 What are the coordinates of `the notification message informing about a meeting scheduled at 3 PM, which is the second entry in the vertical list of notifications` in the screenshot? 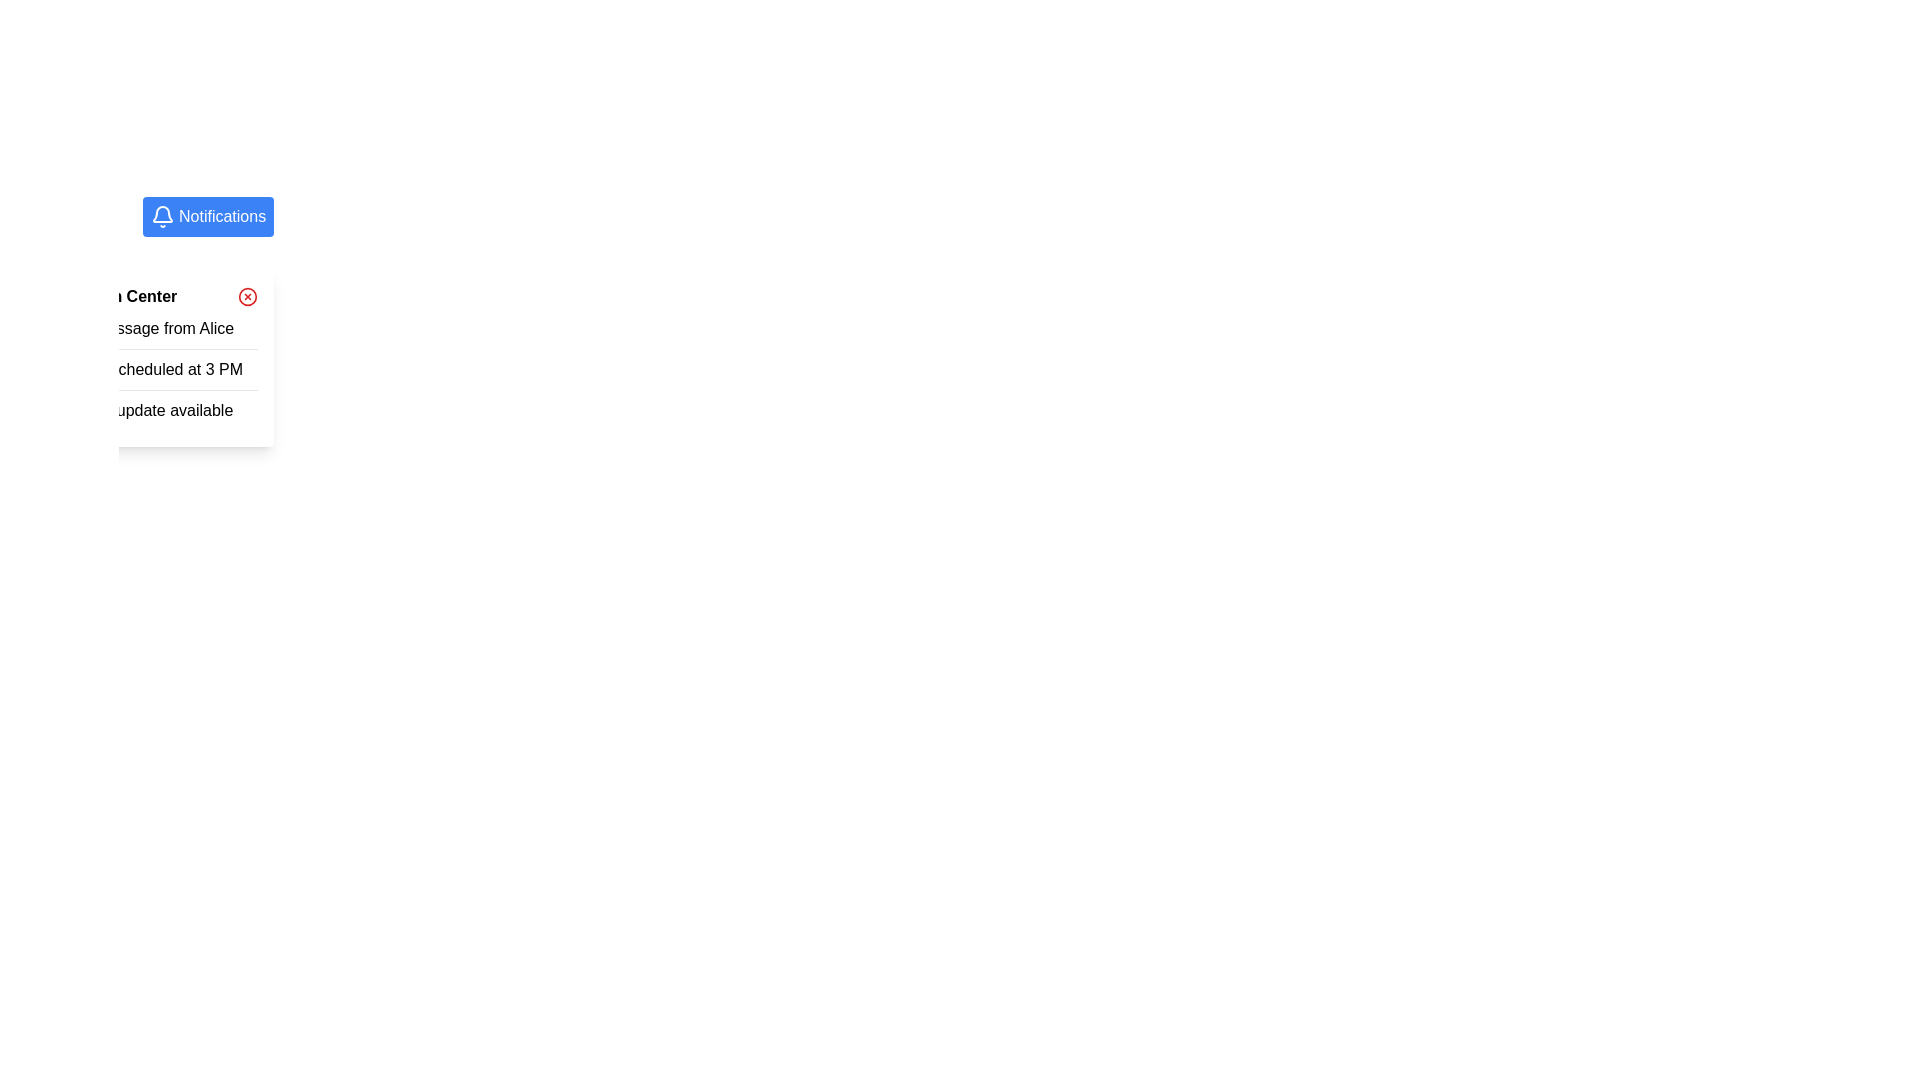 It's located at (145, 369).